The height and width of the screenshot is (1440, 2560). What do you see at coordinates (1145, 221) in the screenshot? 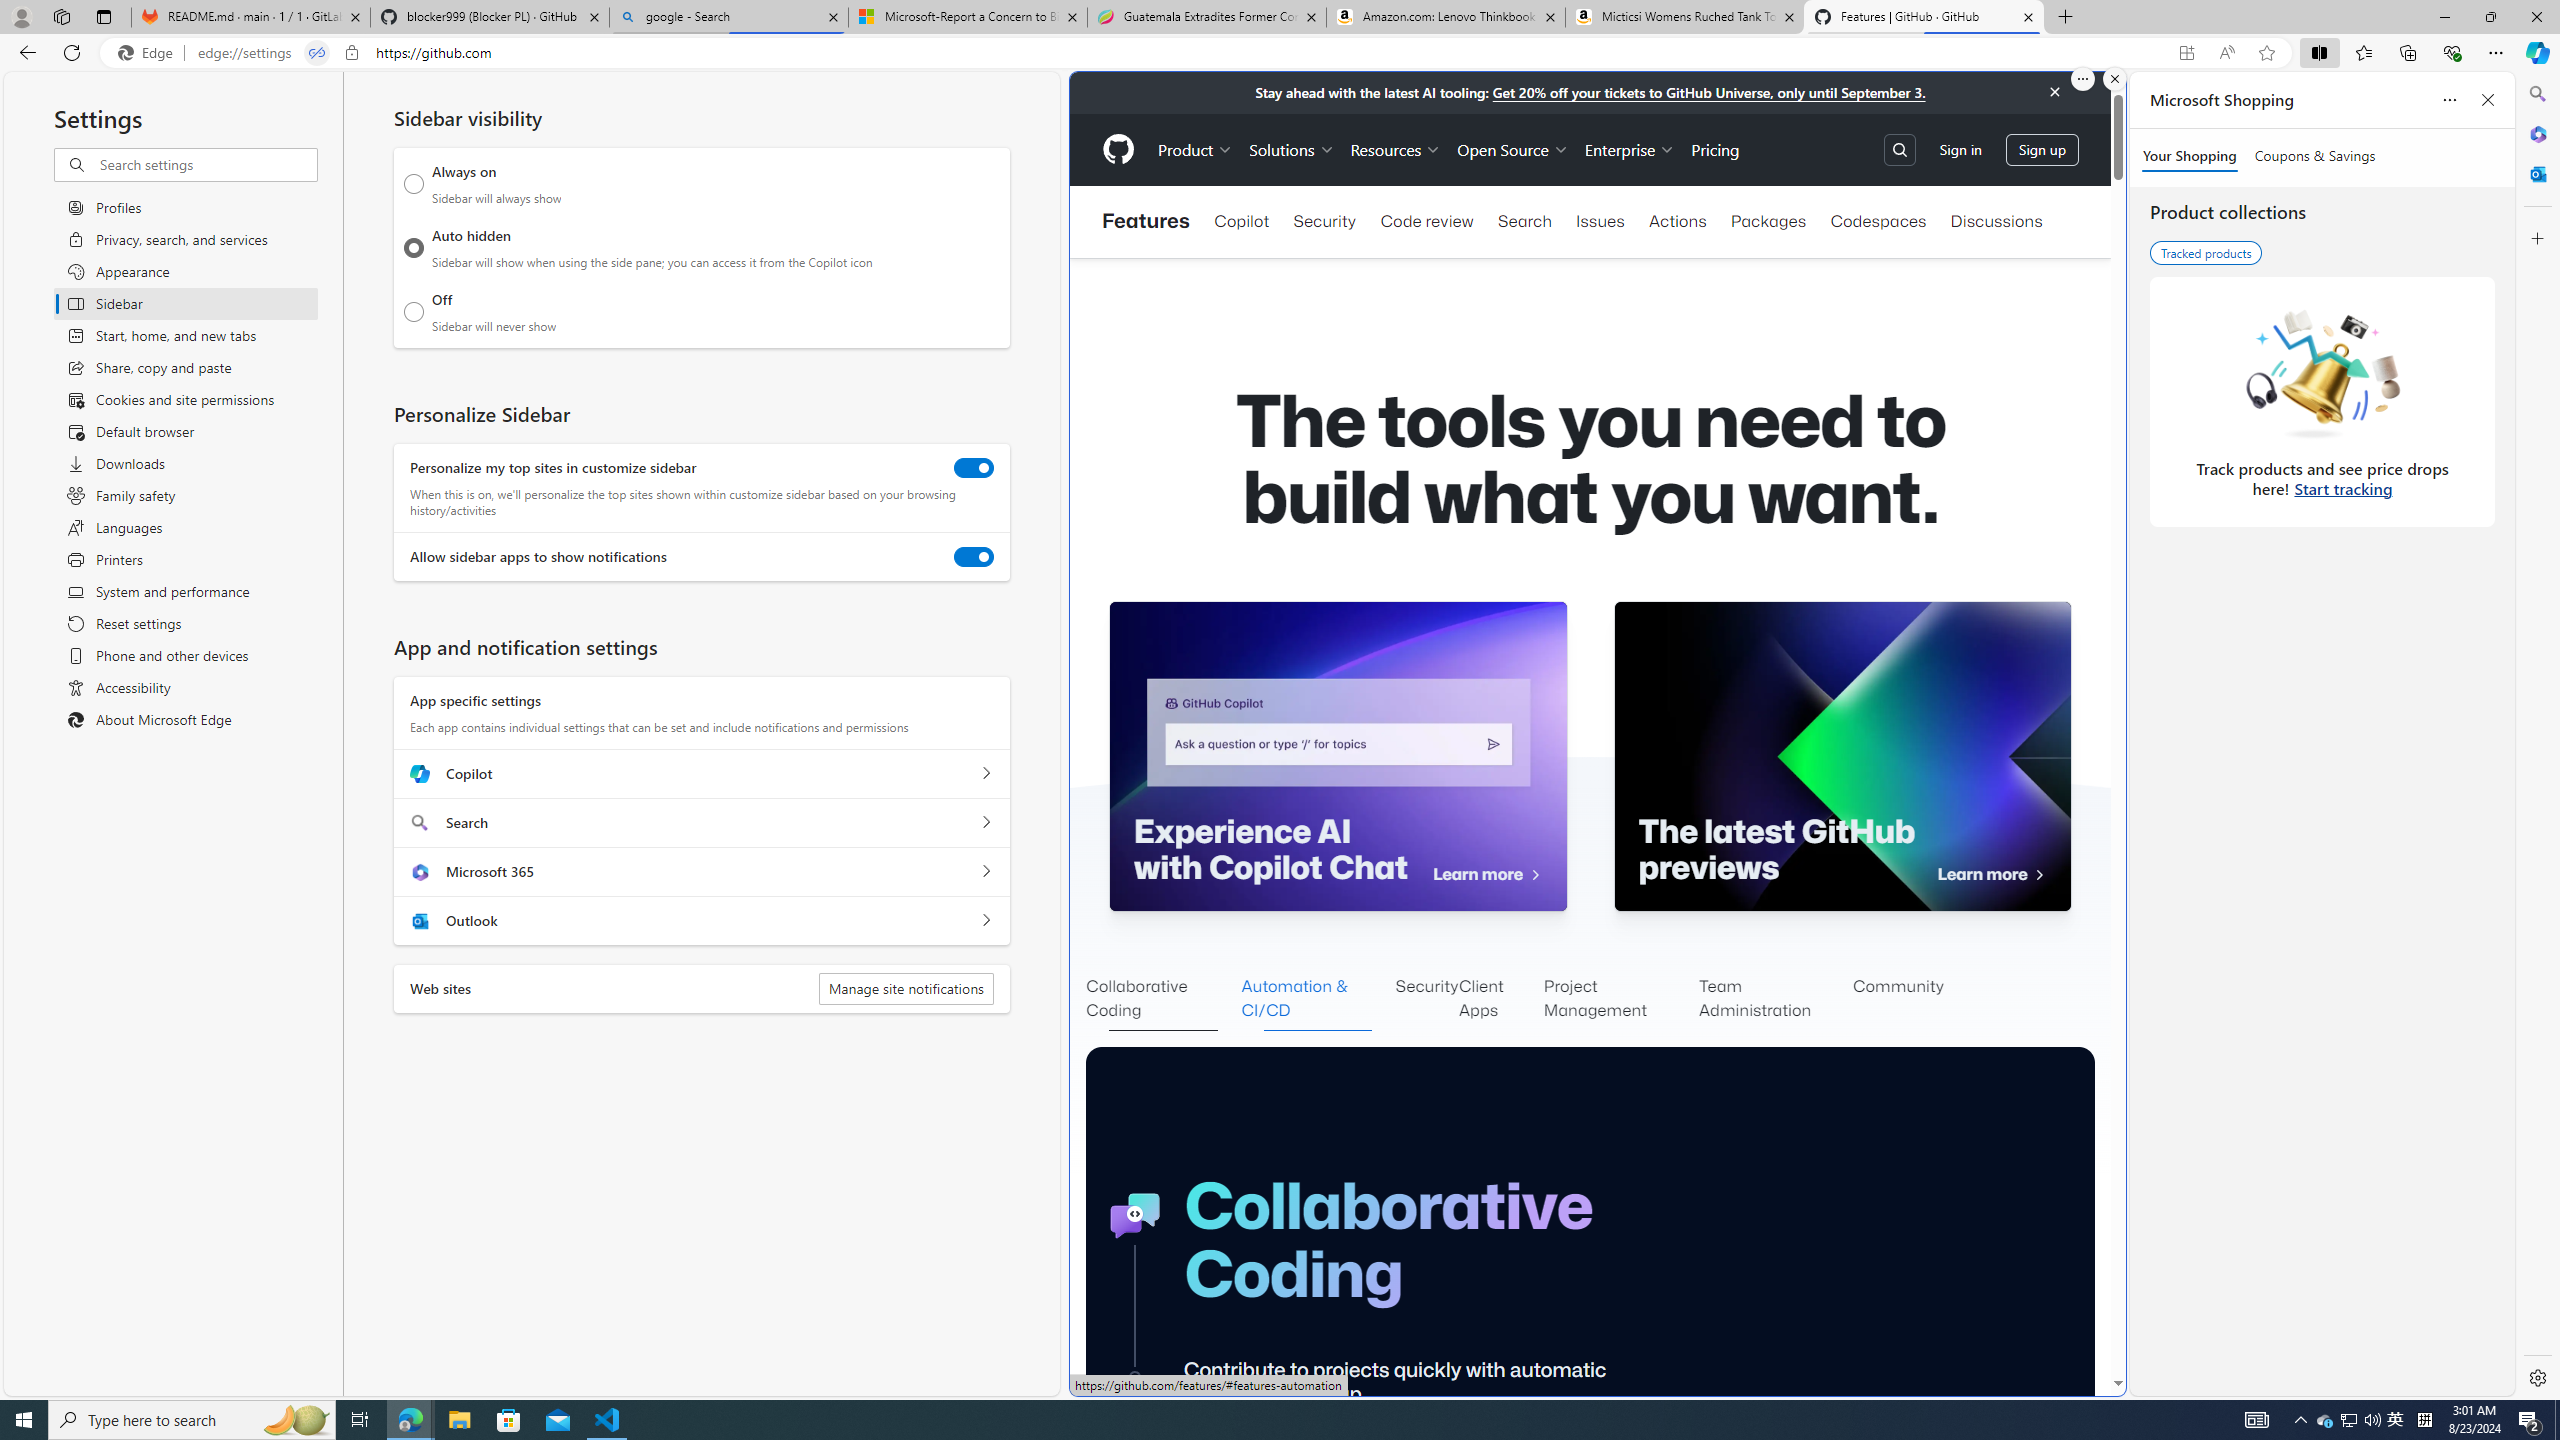
I see `'Features'` at bounding box center [1145, 221].